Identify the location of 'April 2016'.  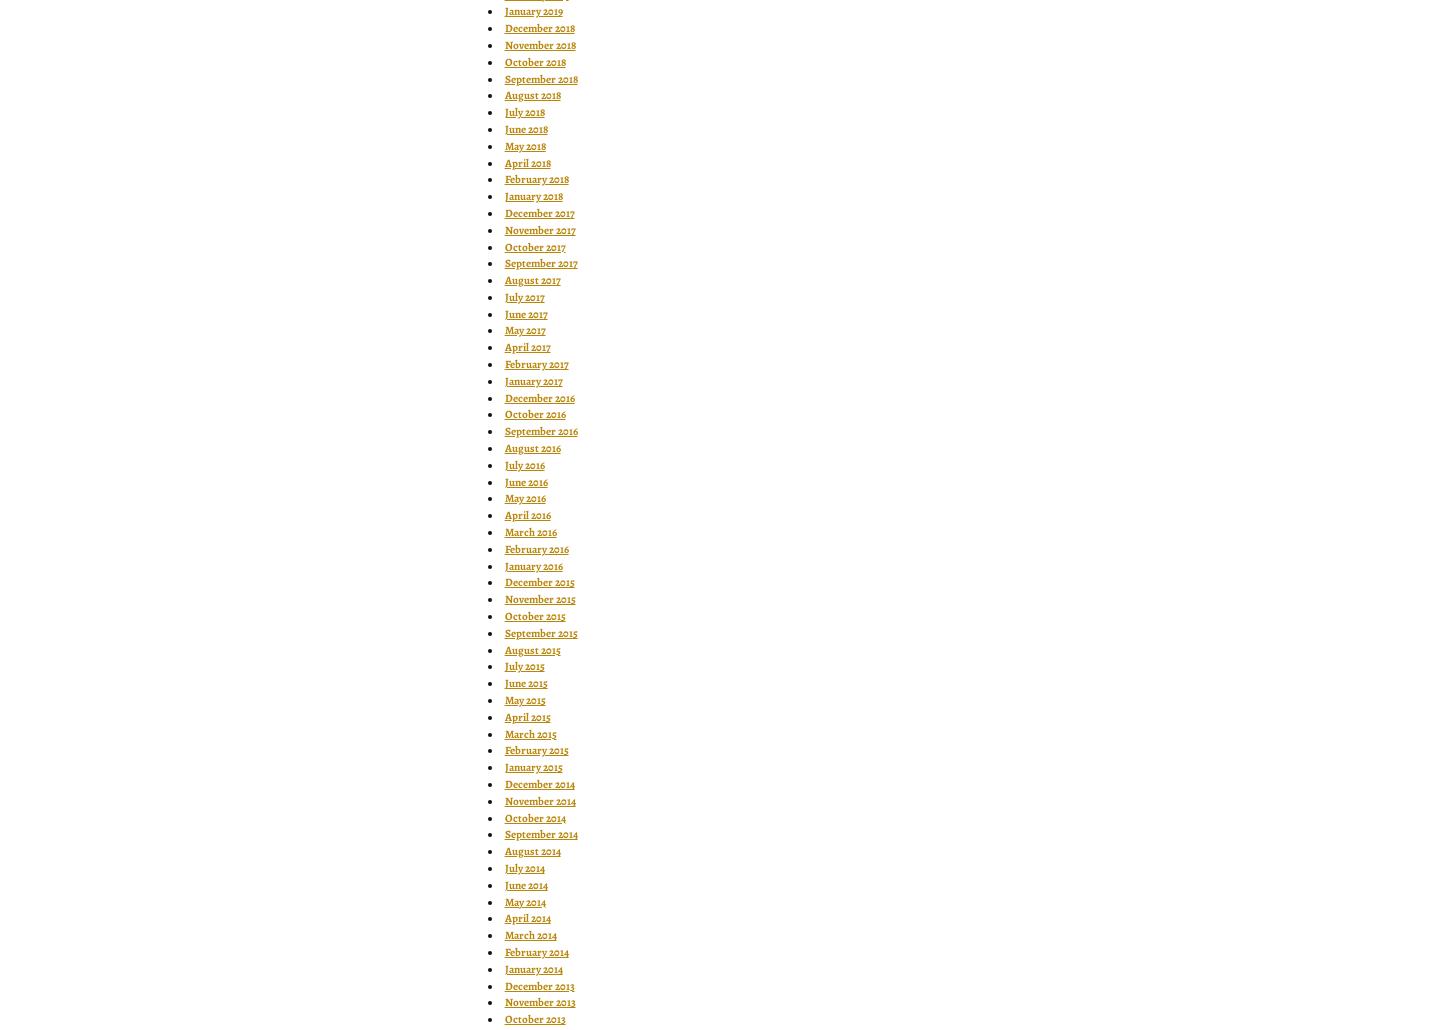
(526, 515).